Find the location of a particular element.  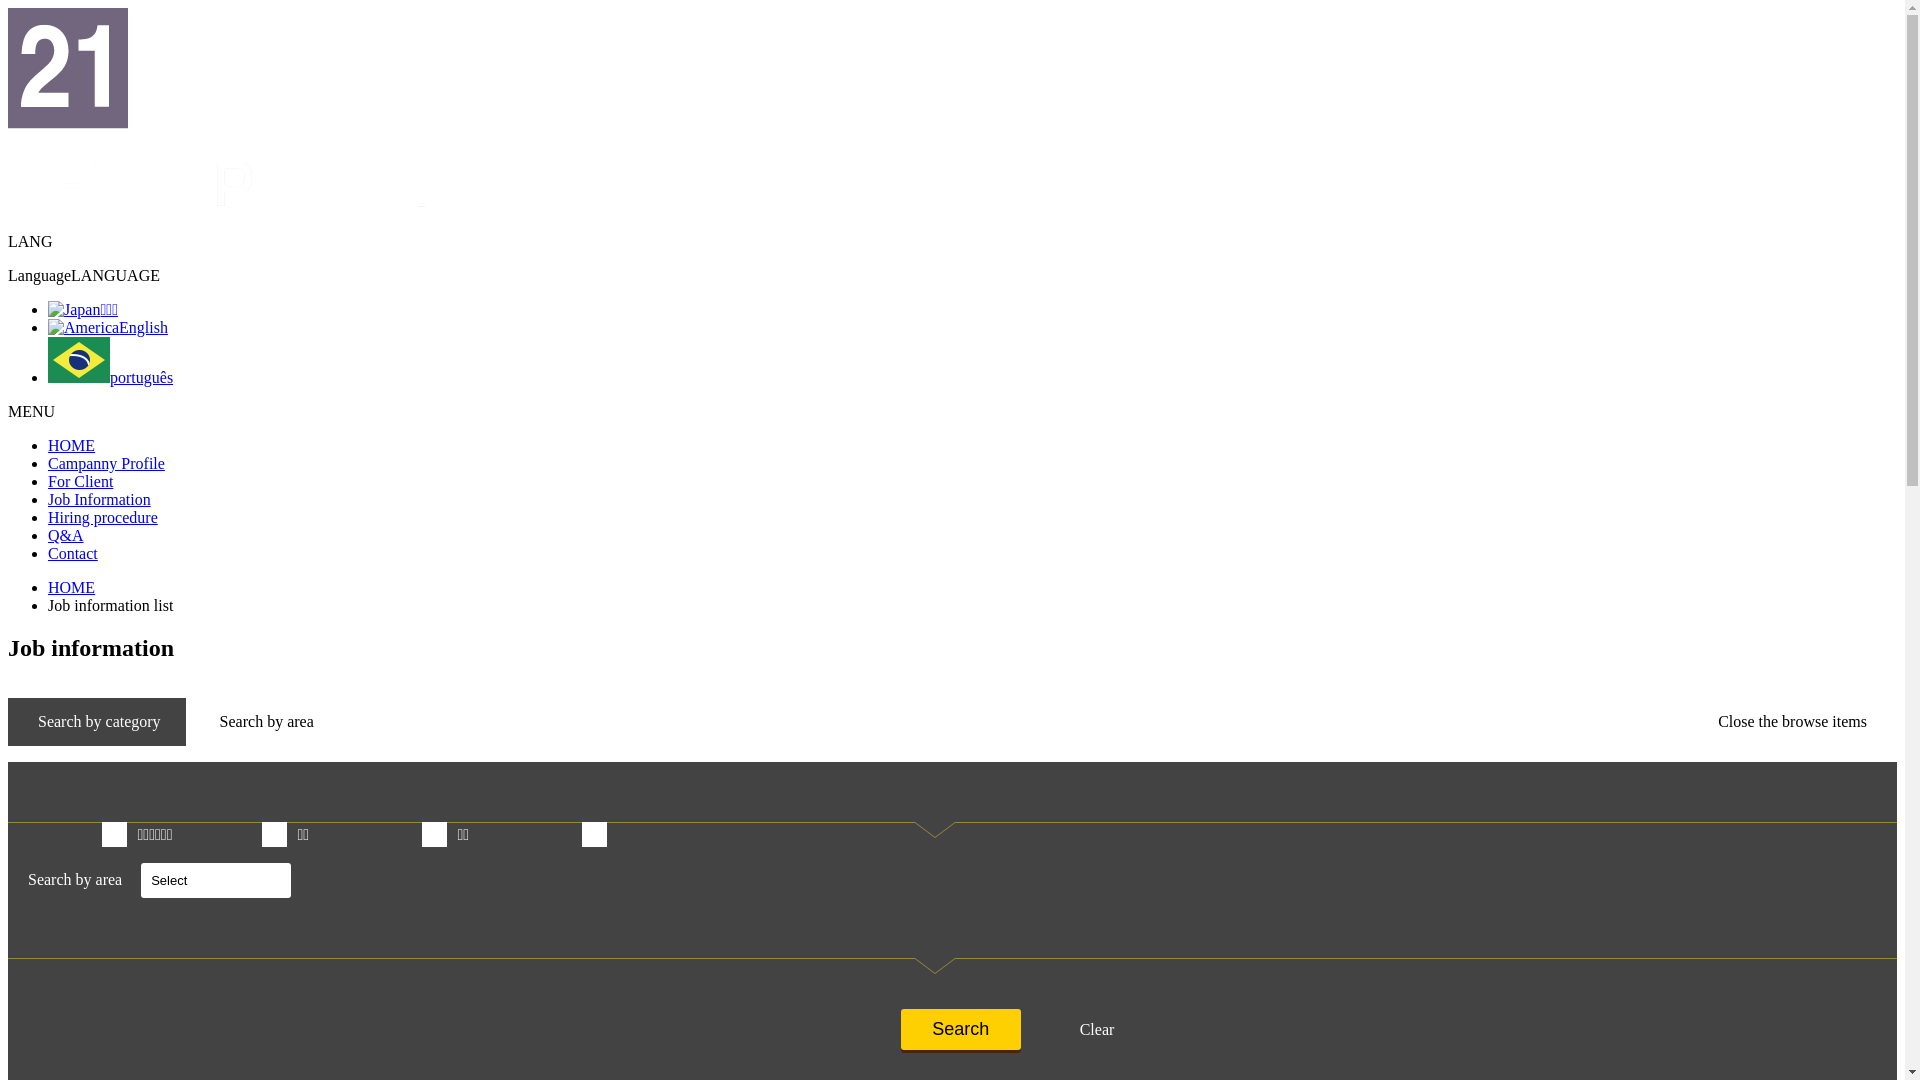

'English' is located at coordinates (106, 326).